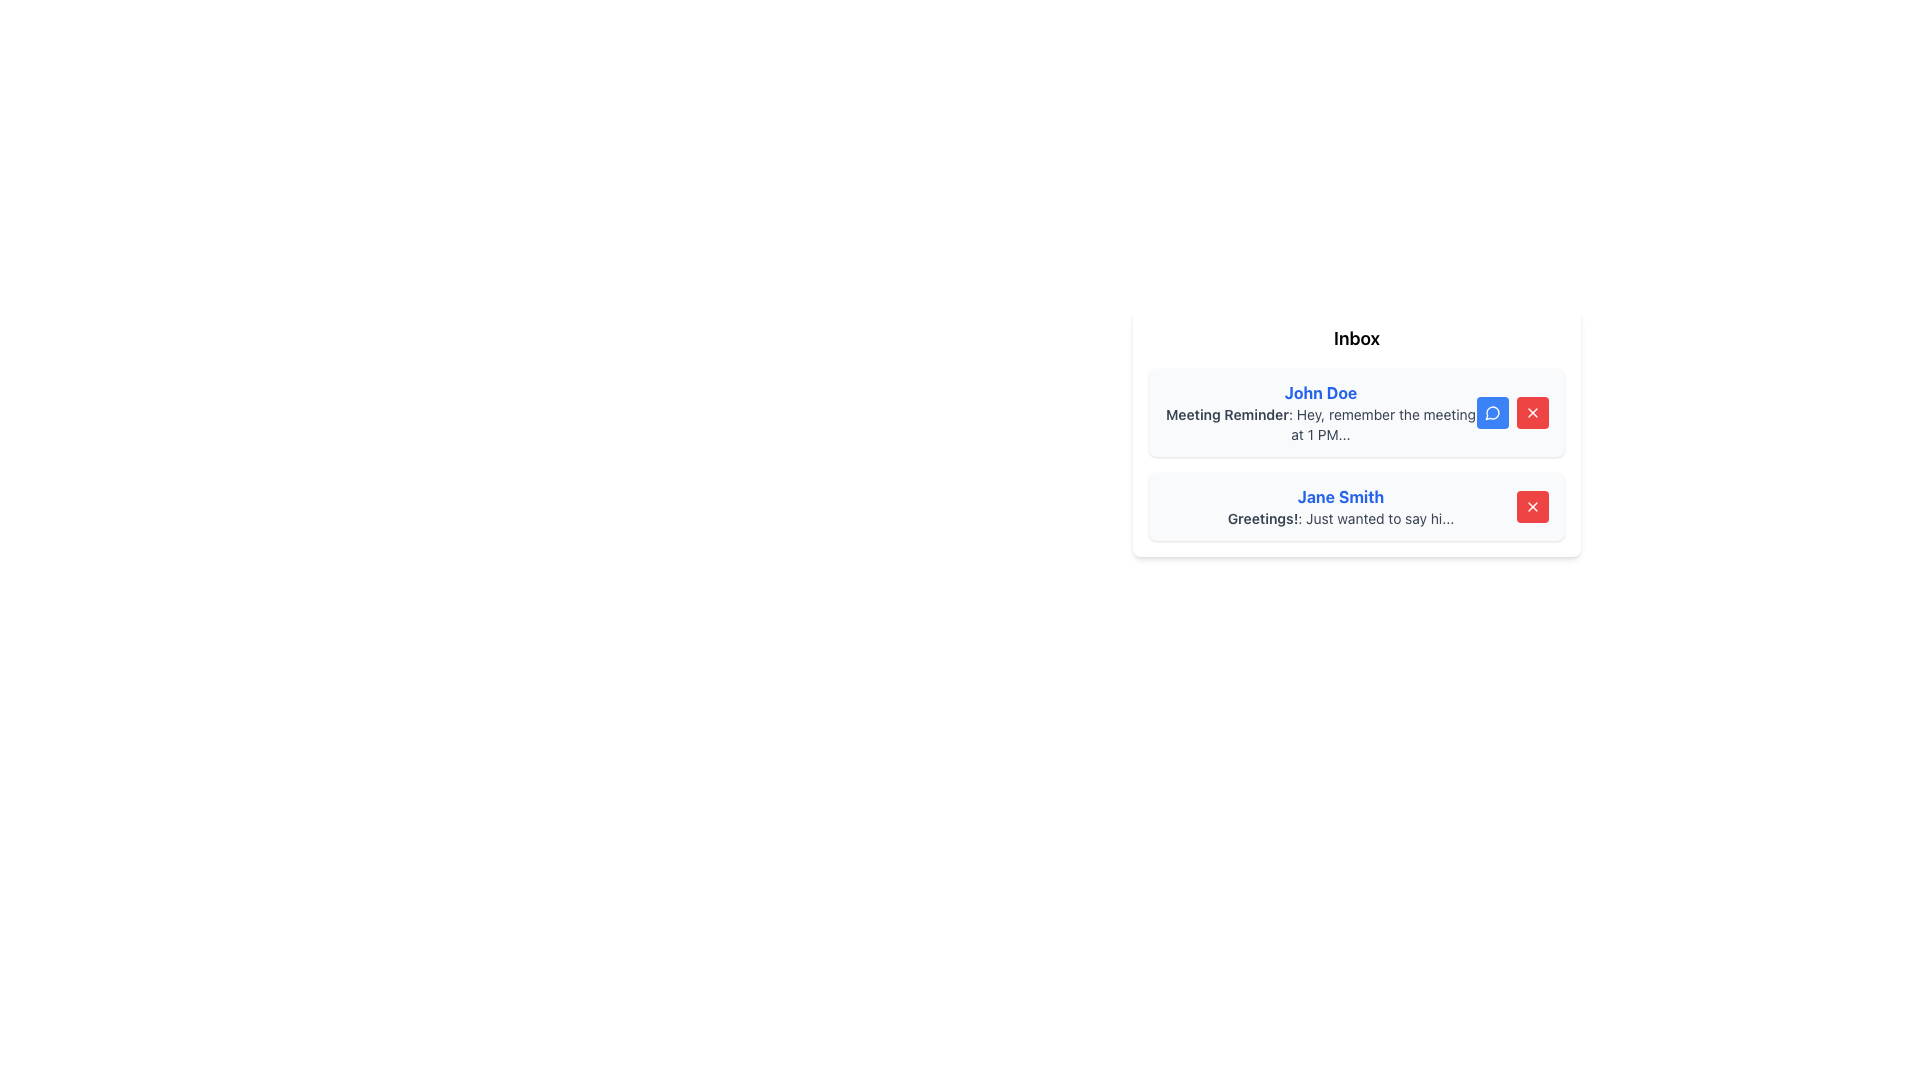 The height and width of the screenshot is (1080, 1920). What do you see at coordinates (1320, 423) in the screenshot?
I see `the text display element that serves as a summary line for the meeting reminder associated with 'John Doe', located` at bounding box center [1320, 423].